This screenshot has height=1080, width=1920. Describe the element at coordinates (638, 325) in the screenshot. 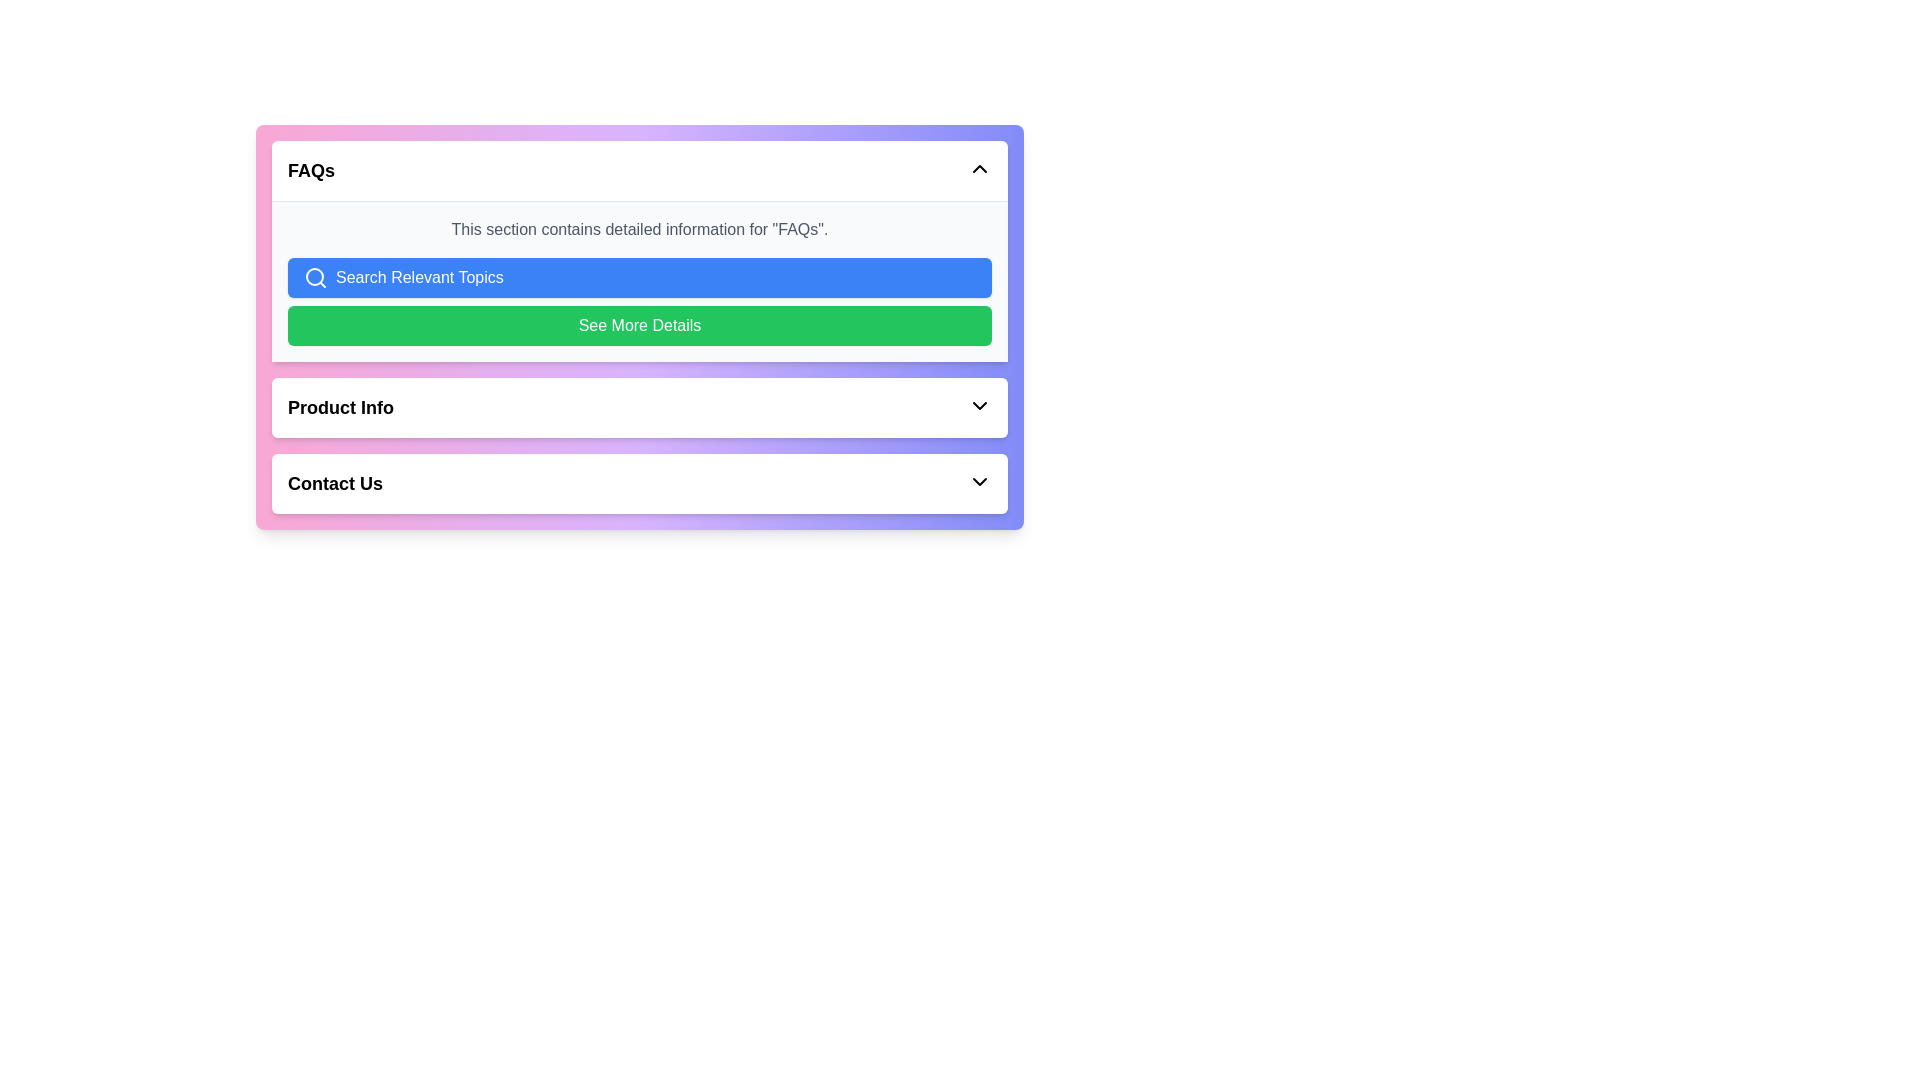

I see `the call-to-action button located directly below the 'Search Relevant Topics' blue button` at that location.